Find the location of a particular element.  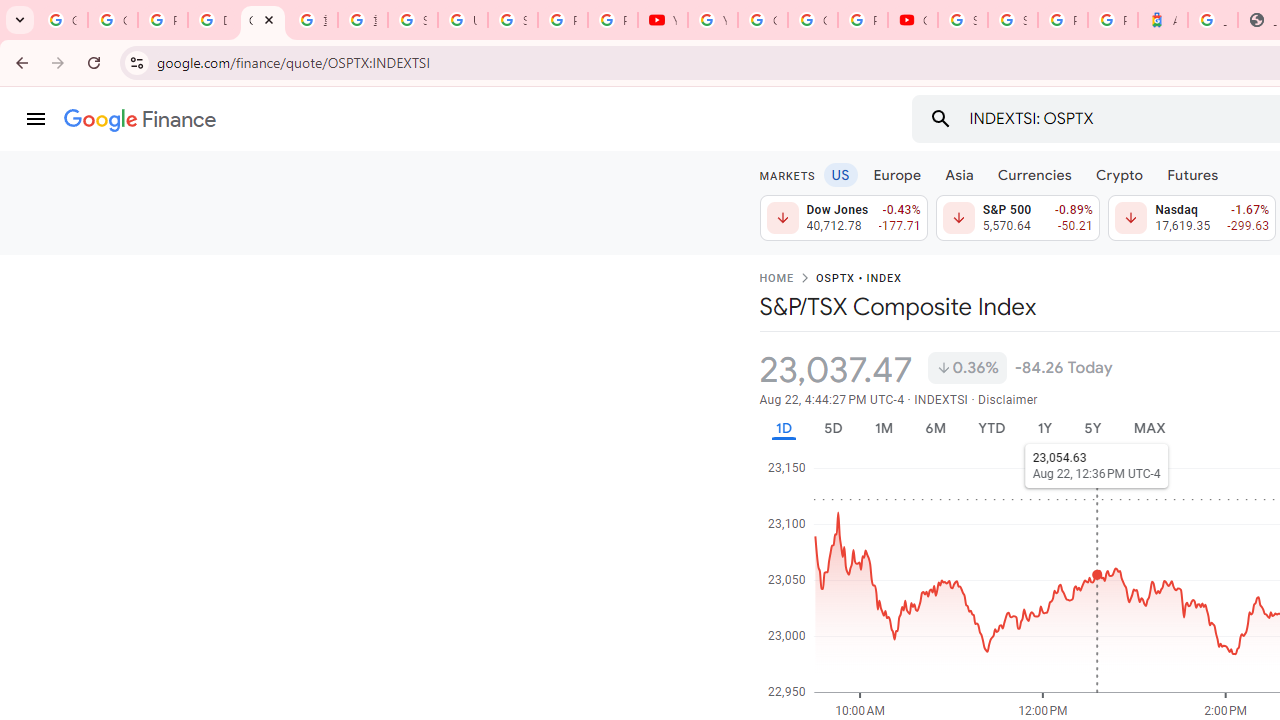

'S&P 500 5,570.64 Down by 0.89% -50.21' is located at coordinates (1017, 218).